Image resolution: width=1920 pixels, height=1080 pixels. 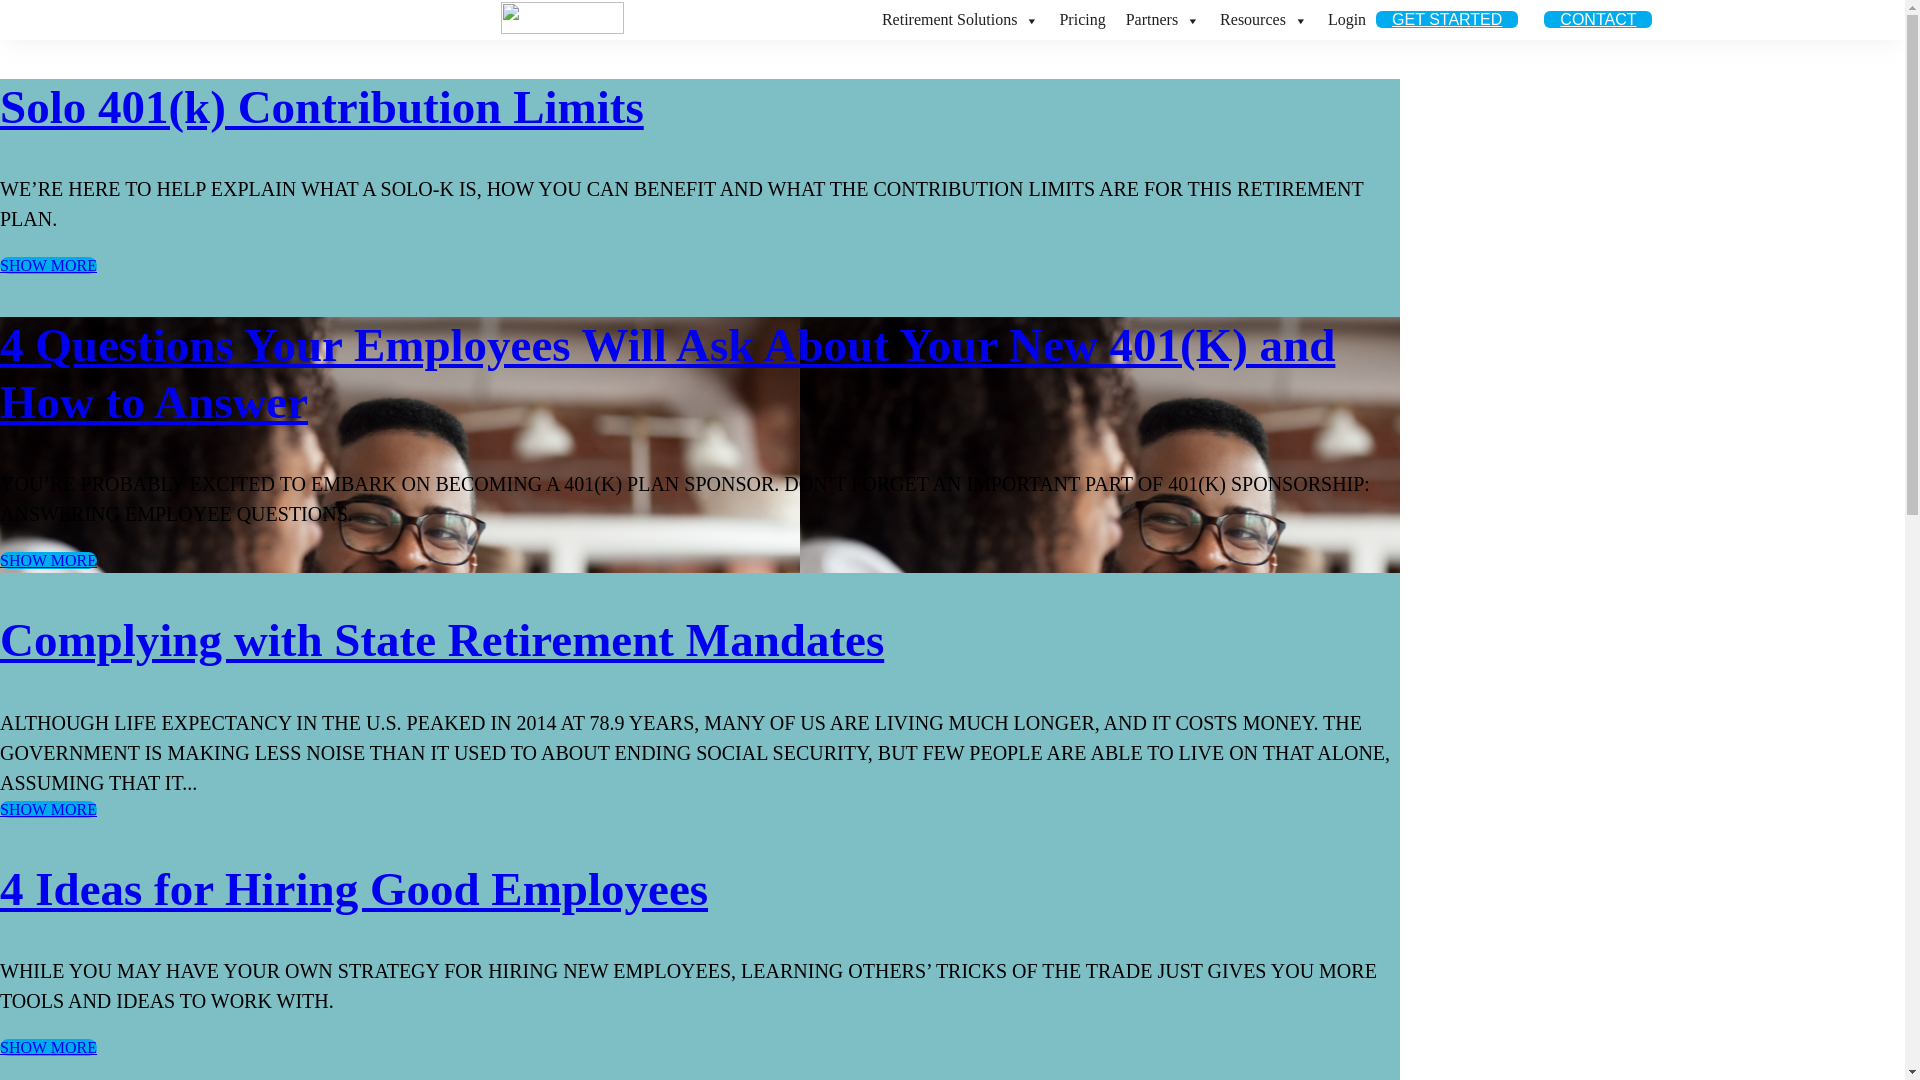 I want to click on 'Partners', so click(x=1162, y=19).